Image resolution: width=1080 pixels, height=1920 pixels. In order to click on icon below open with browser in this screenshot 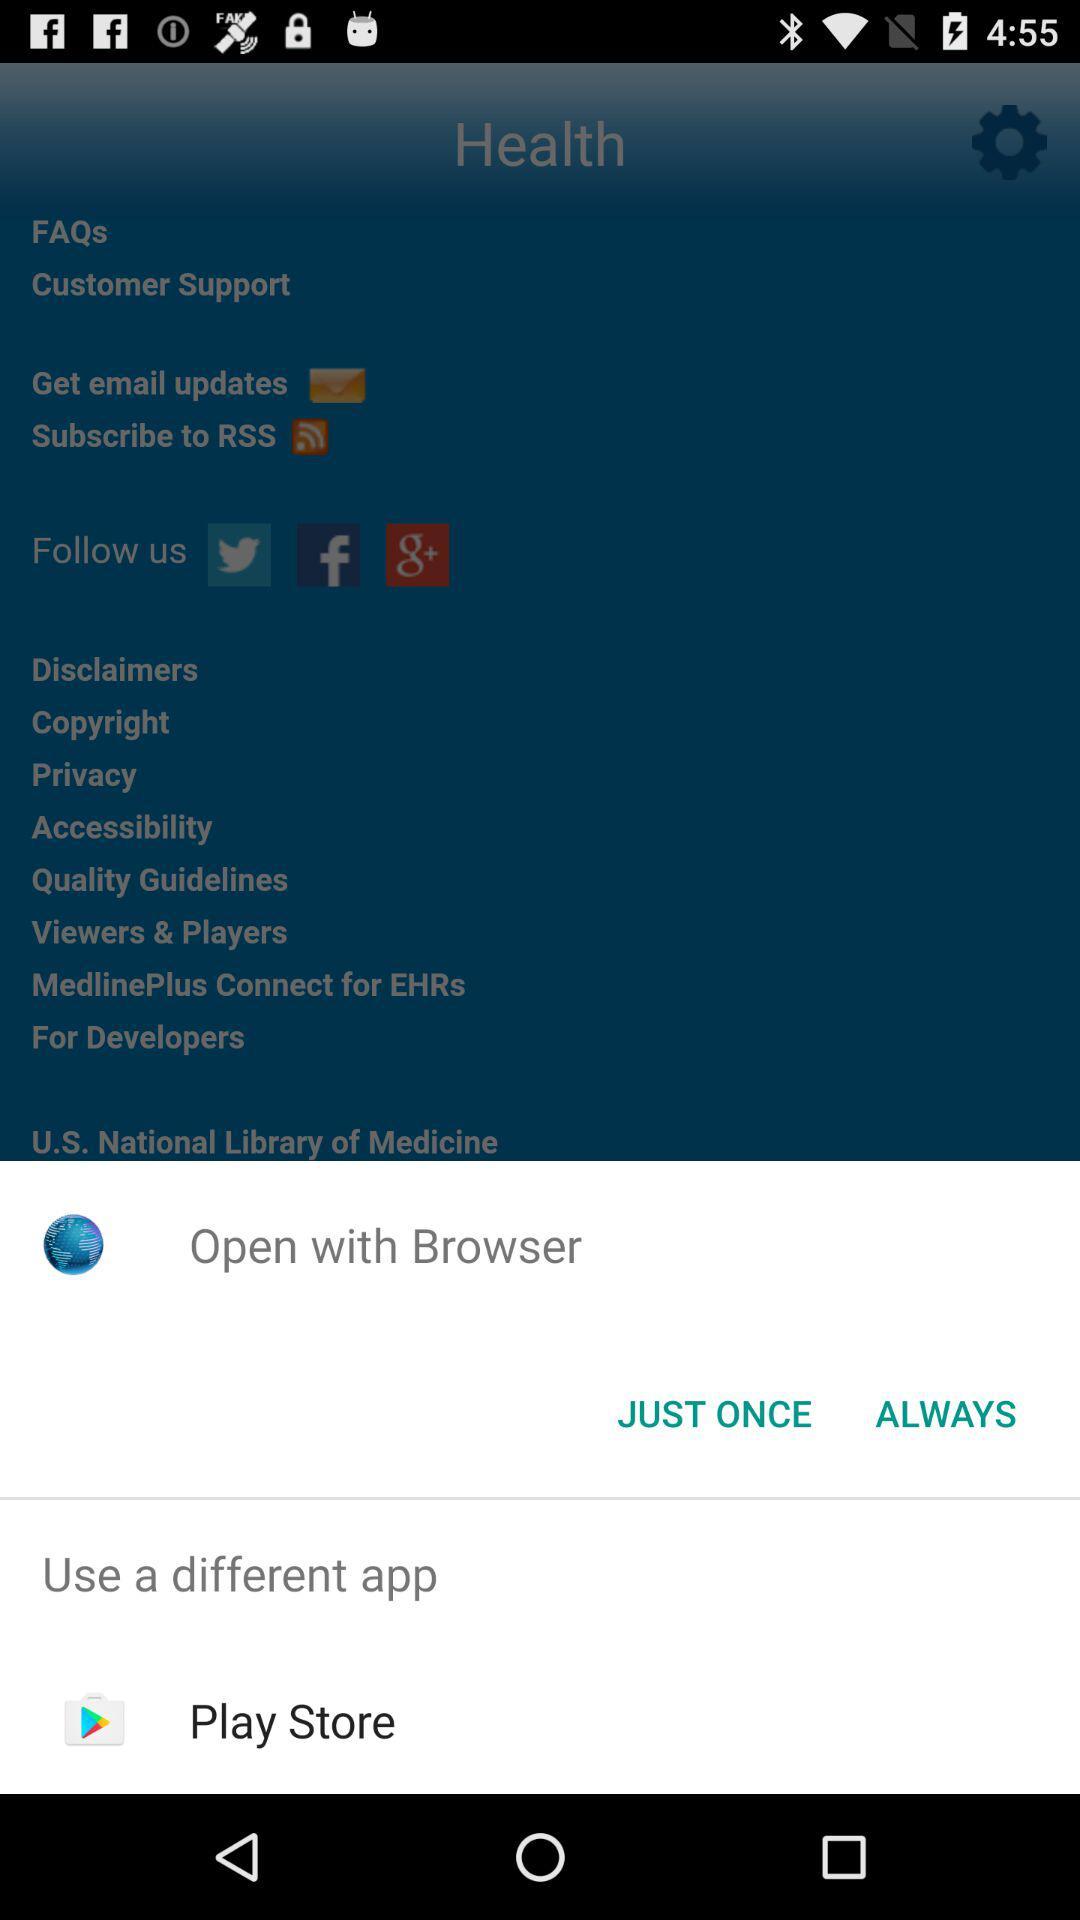, I will do `click(945, 1411)`.